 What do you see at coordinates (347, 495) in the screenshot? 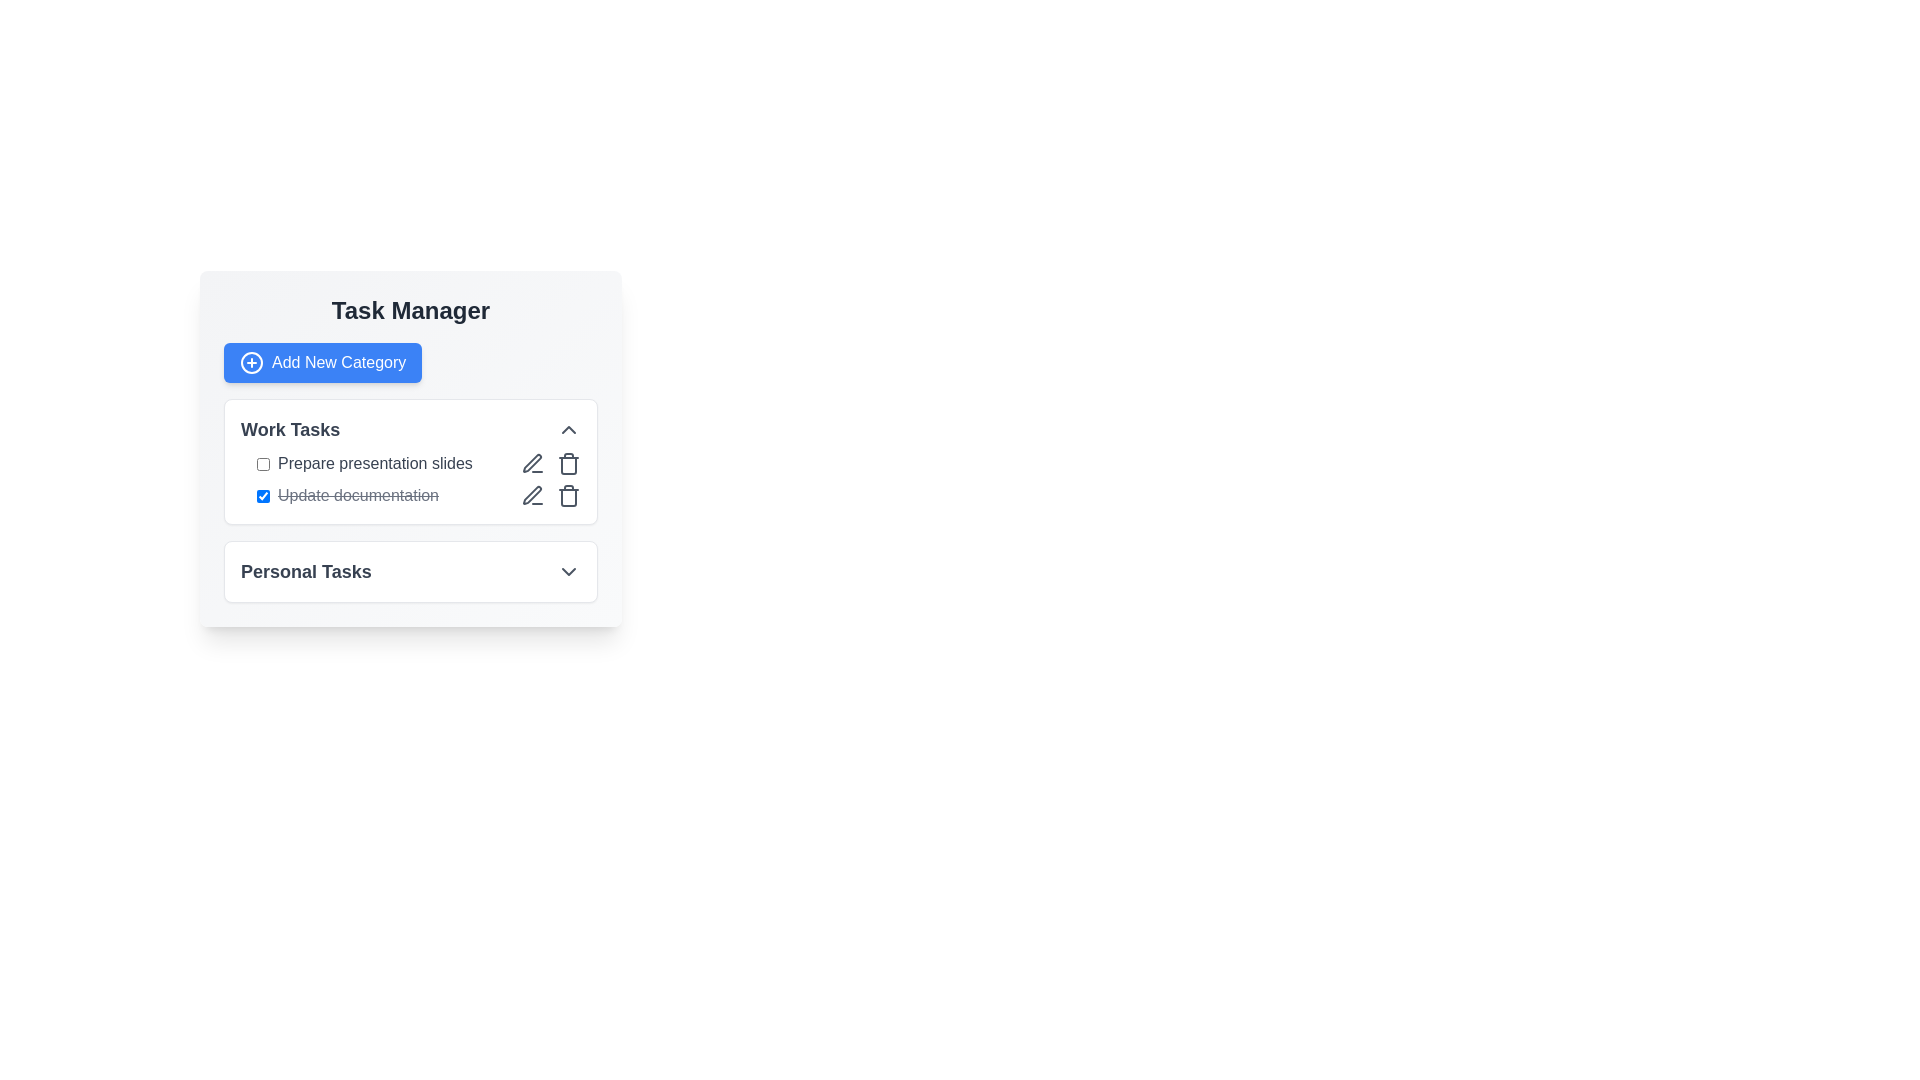
I see `the text of the second task entry in the 'Work Tasks' section of the 'Task Manager' interface to focus or view task details` at bounding box center [347, 495].